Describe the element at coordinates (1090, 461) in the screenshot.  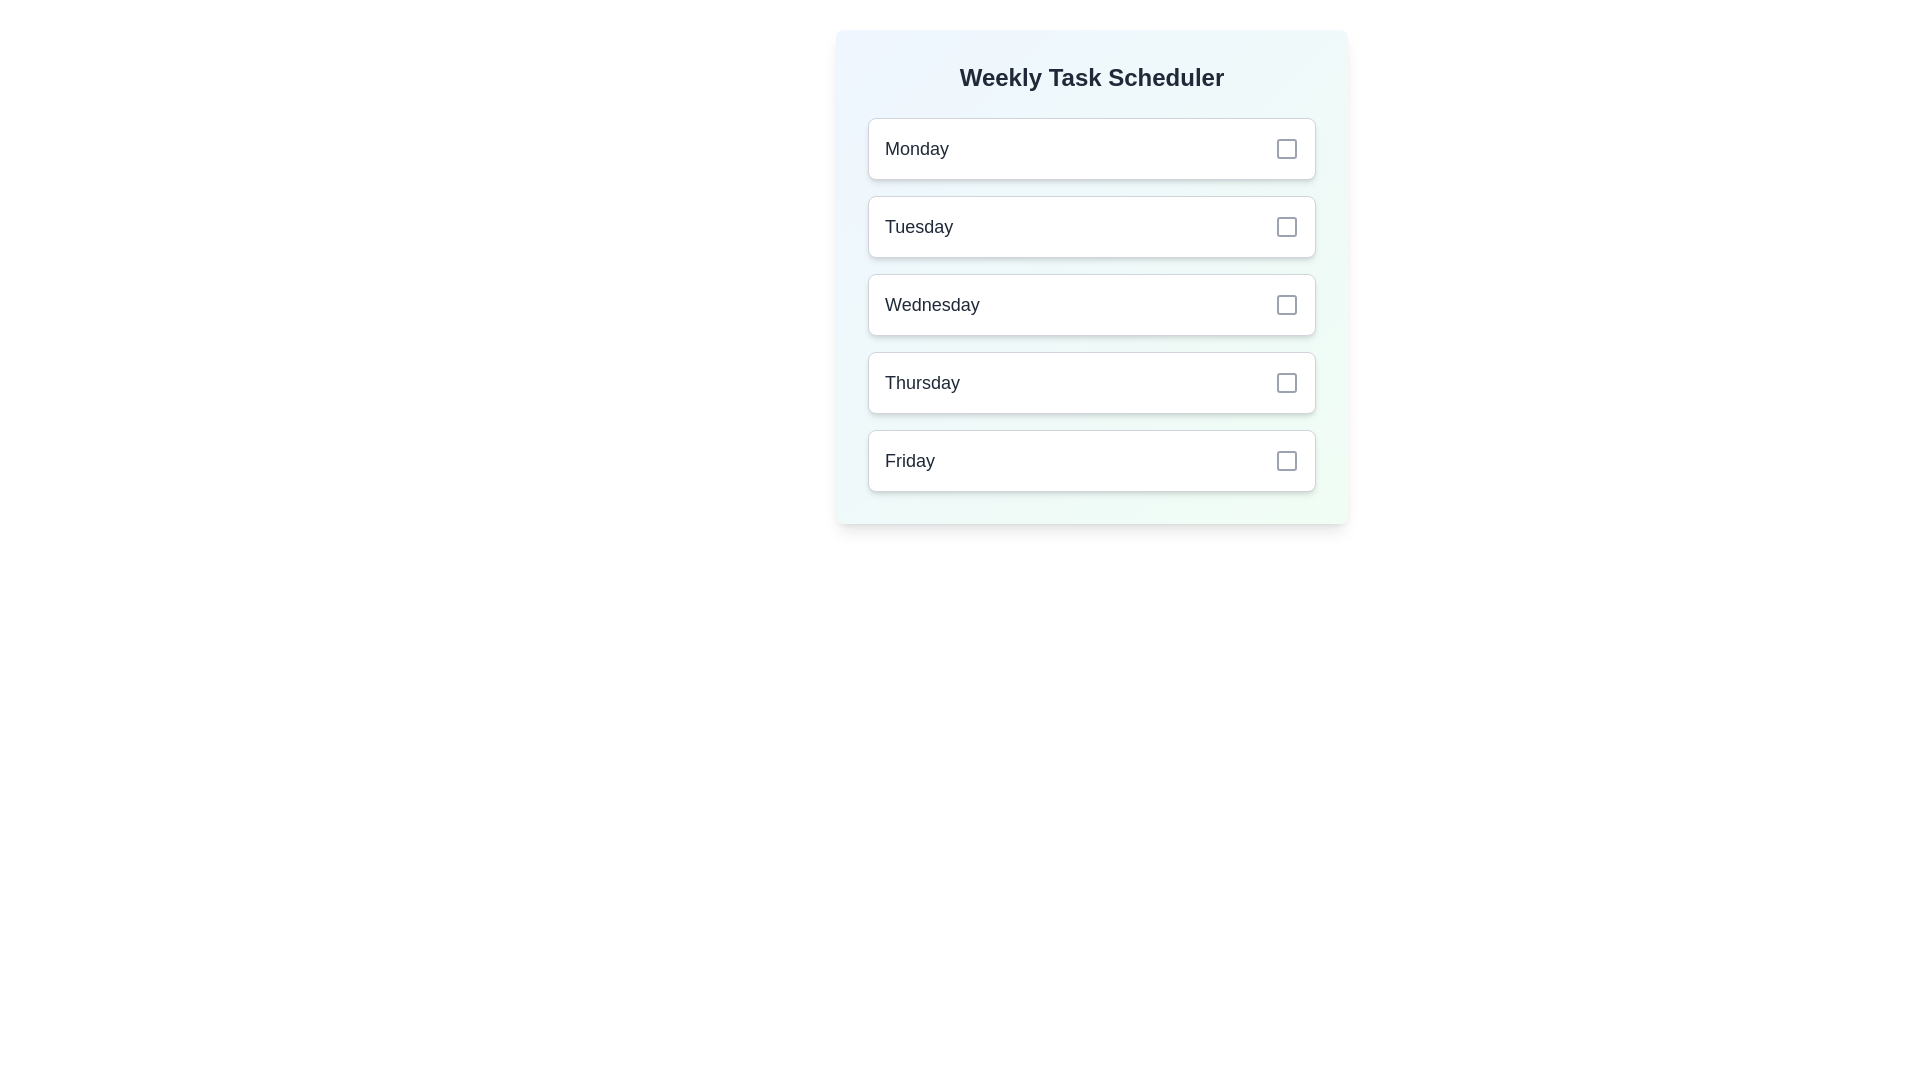
I see `the day Friday to view its details` at that location.